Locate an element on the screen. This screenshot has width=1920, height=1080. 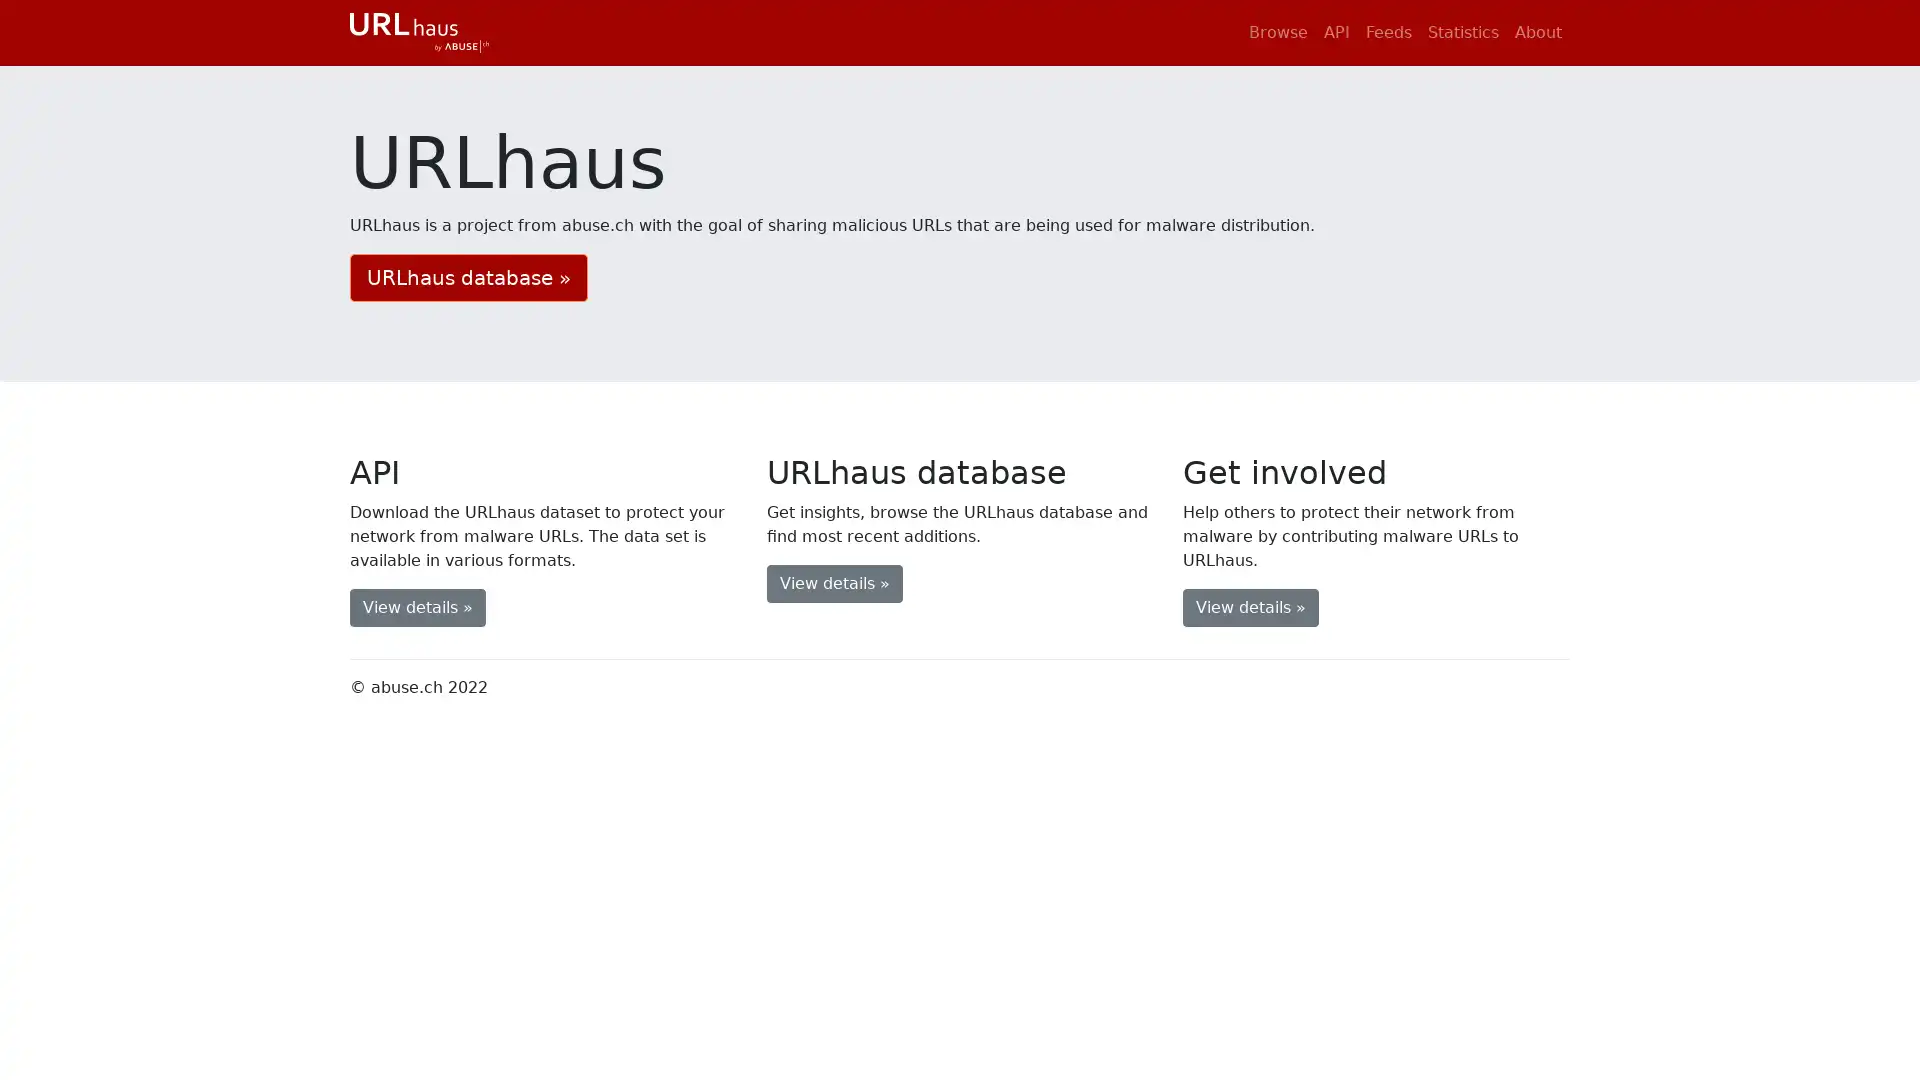
View details is located at coordinates (416, 605).